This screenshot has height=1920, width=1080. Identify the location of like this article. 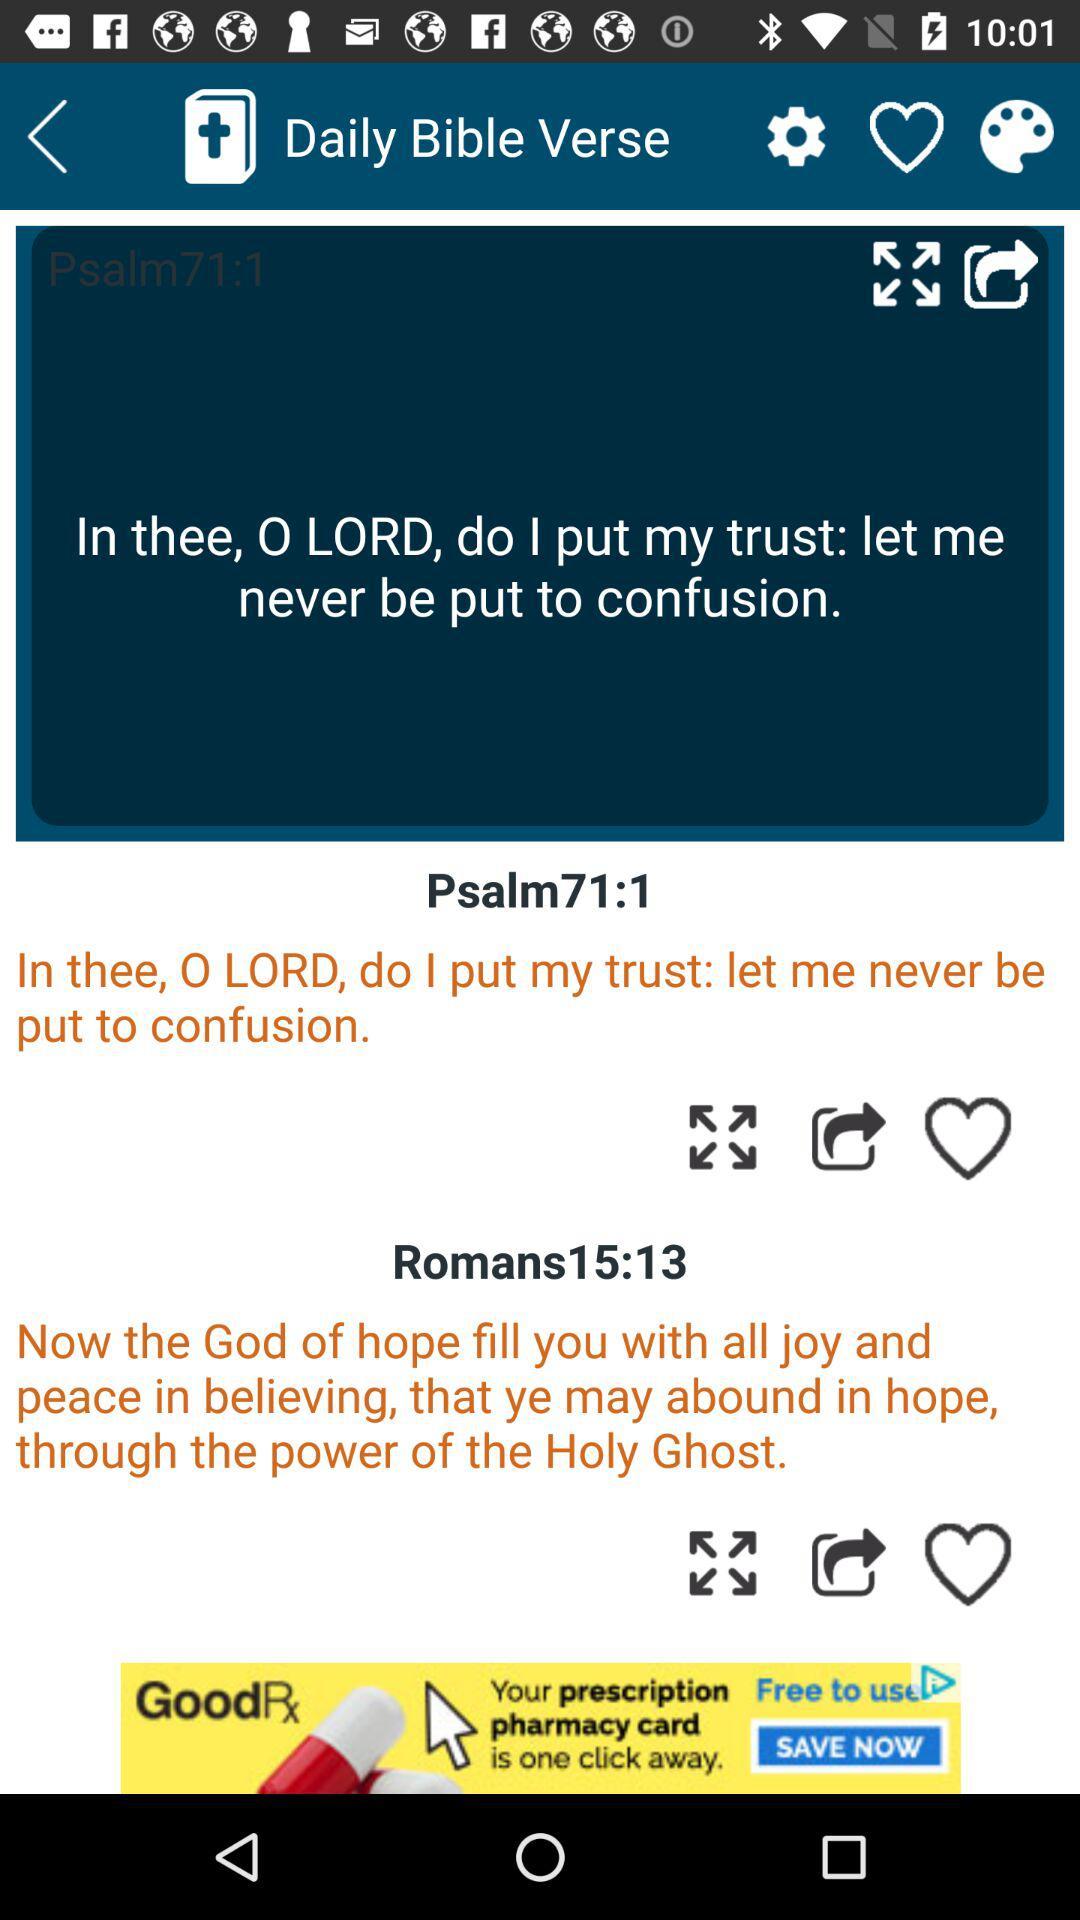
(968, 1561).